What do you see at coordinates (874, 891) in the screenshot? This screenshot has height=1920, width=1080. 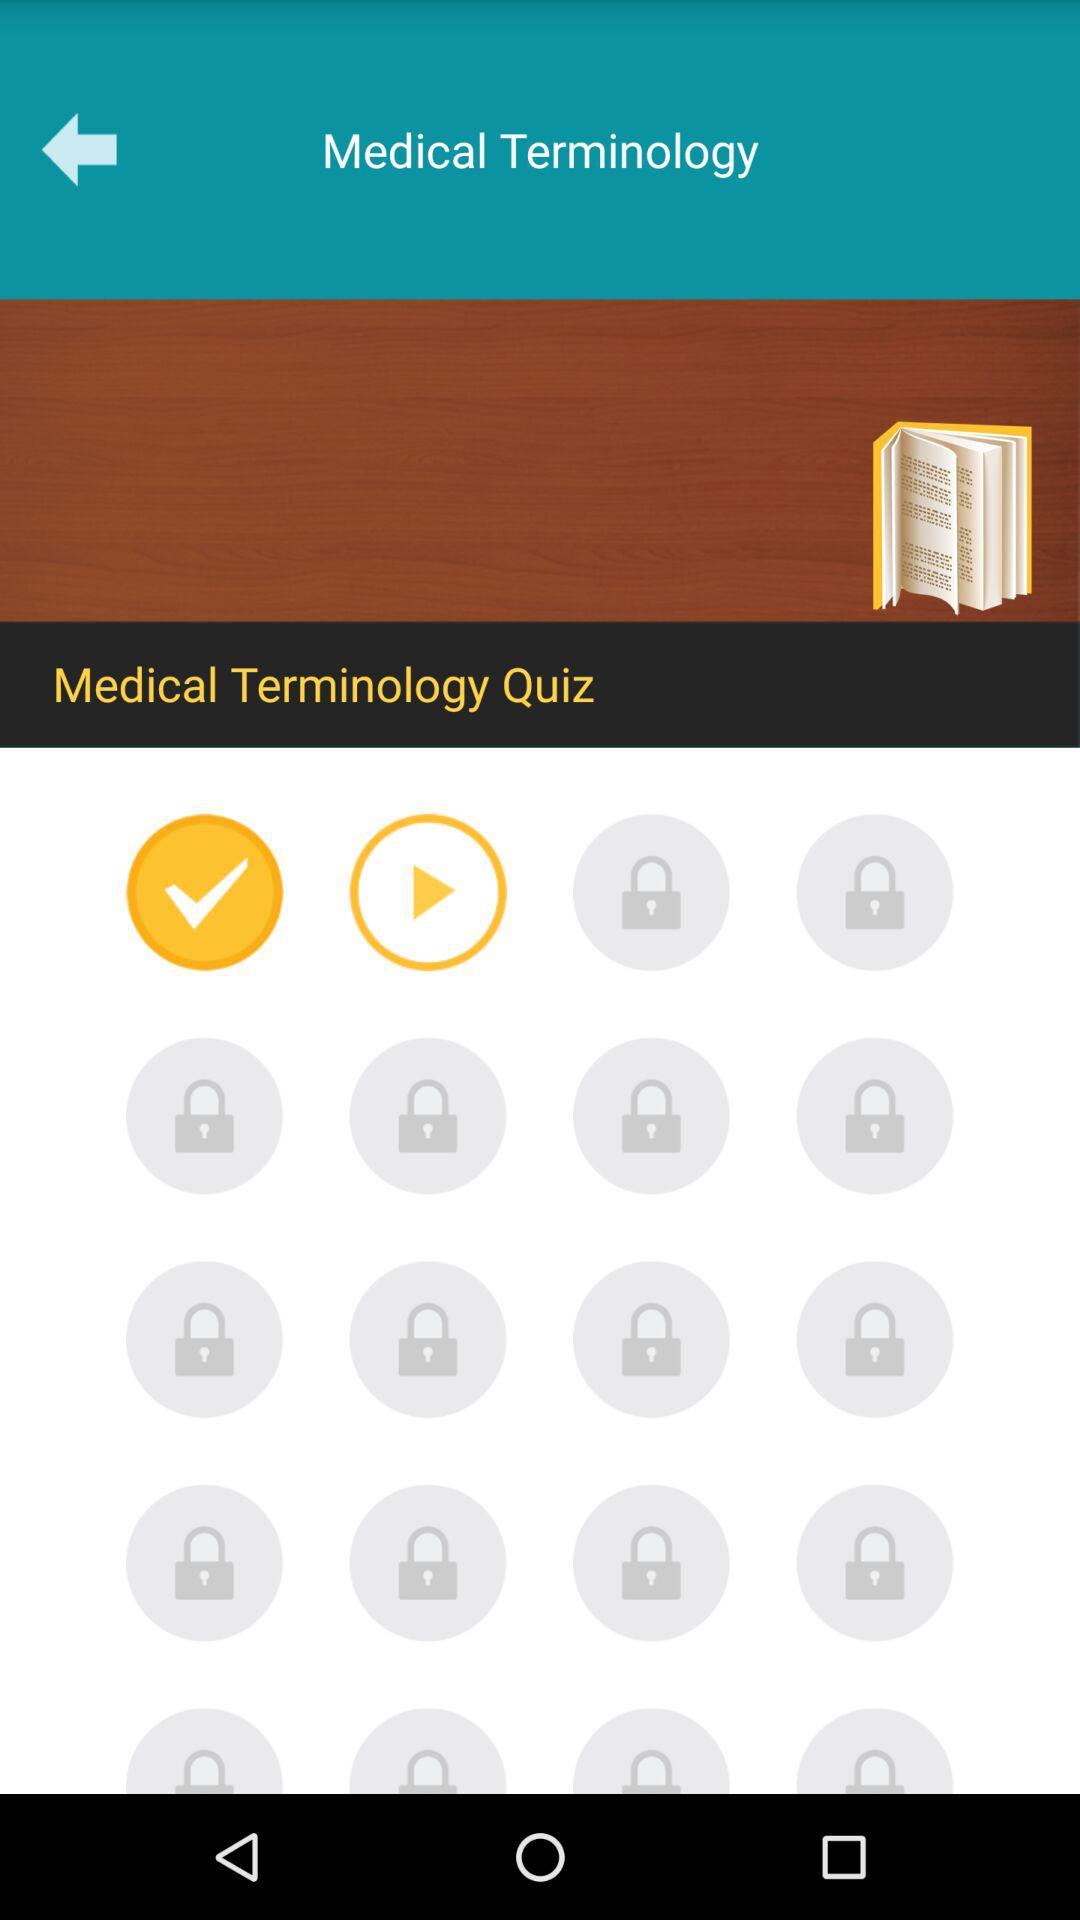 I see `level locked` at bounding box center [874, 891].